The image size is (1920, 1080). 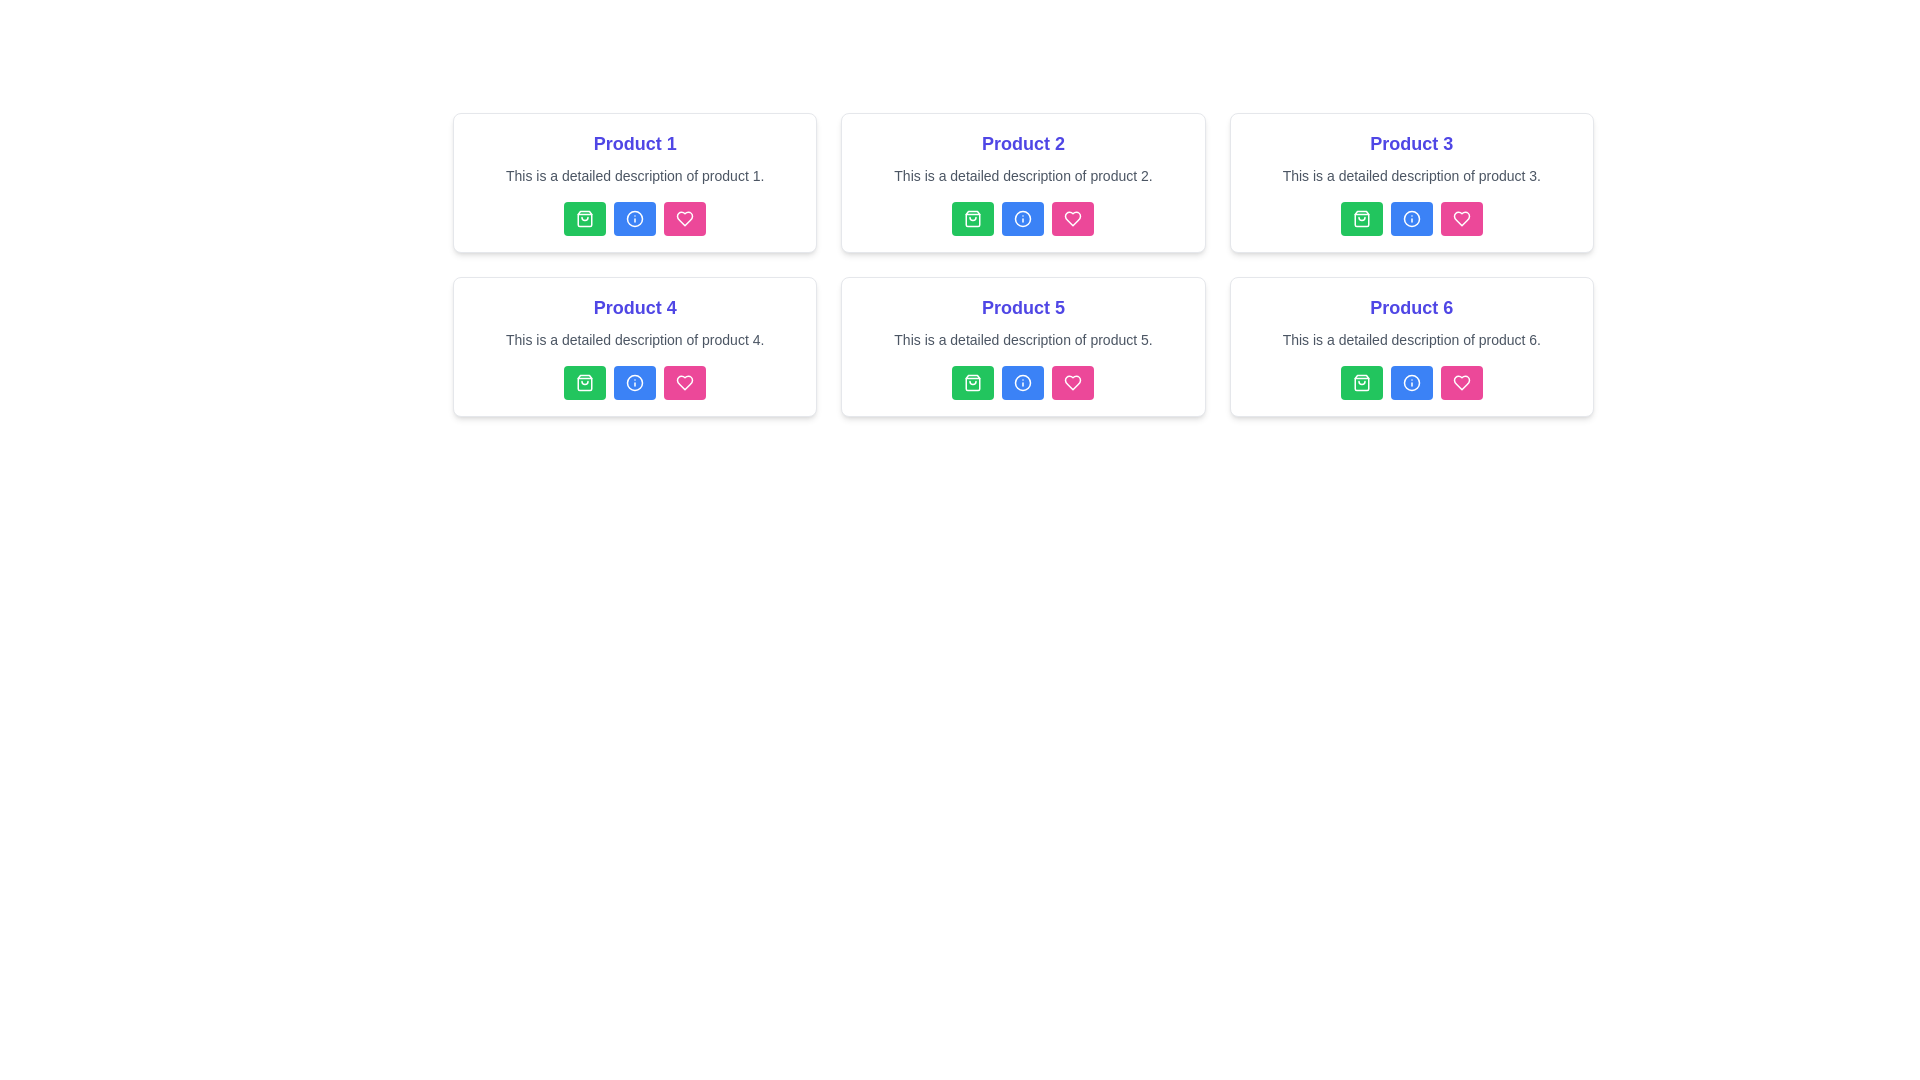 I want to click on the shopping bag icon button located at the center of the green button in the fifth product card on the second row of the product grid, so click(x=973, y=382).